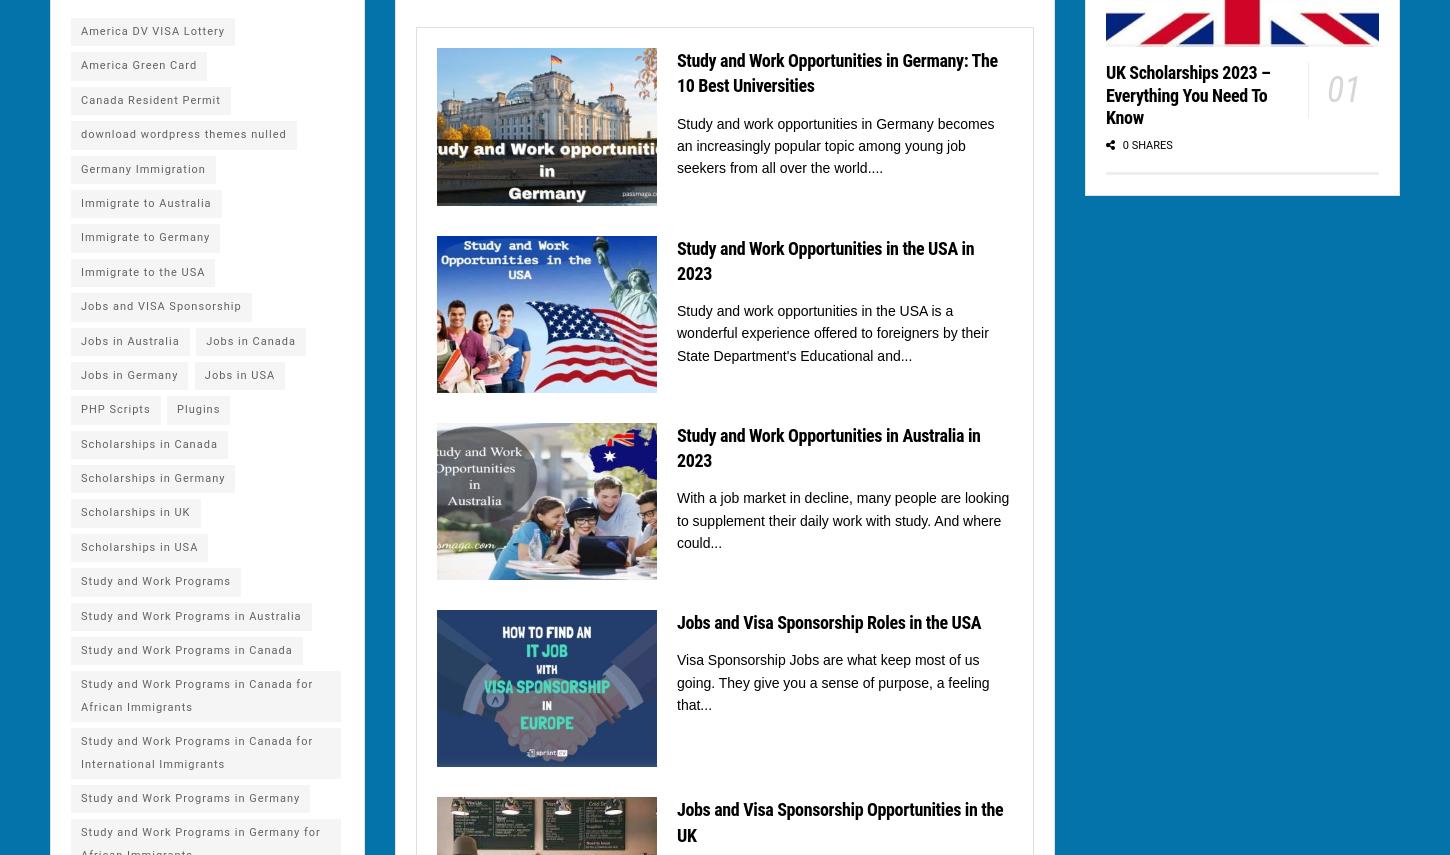 The image size is (1450, 855). I want to click on 'Study and Work Programs in Canada for African Immigrants', so click(196, 694).